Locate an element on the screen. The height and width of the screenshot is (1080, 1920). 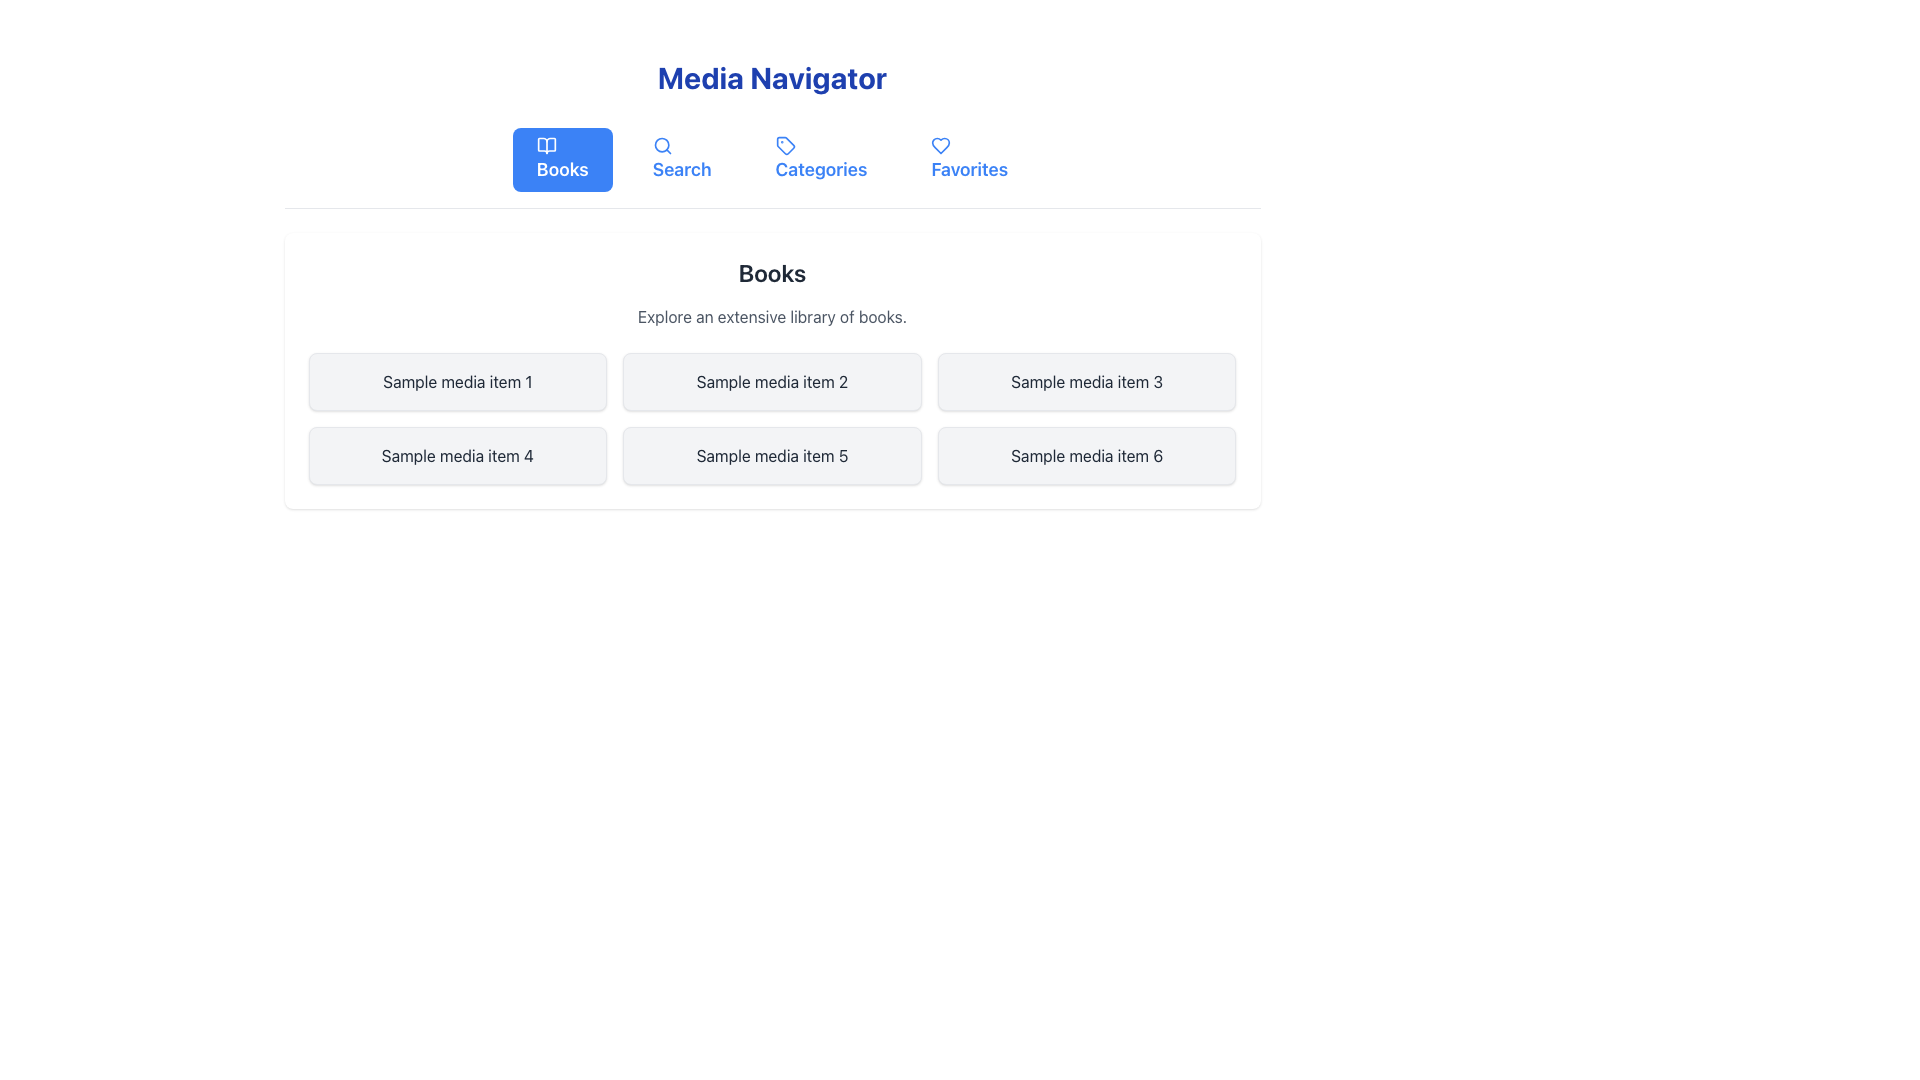
the informational card labeled 'Sample media item 2', which is a rectangular panel with a soft gray background and rounded corners, located in the upper row, second column of the grid layout is located at coordinates (771, 381).